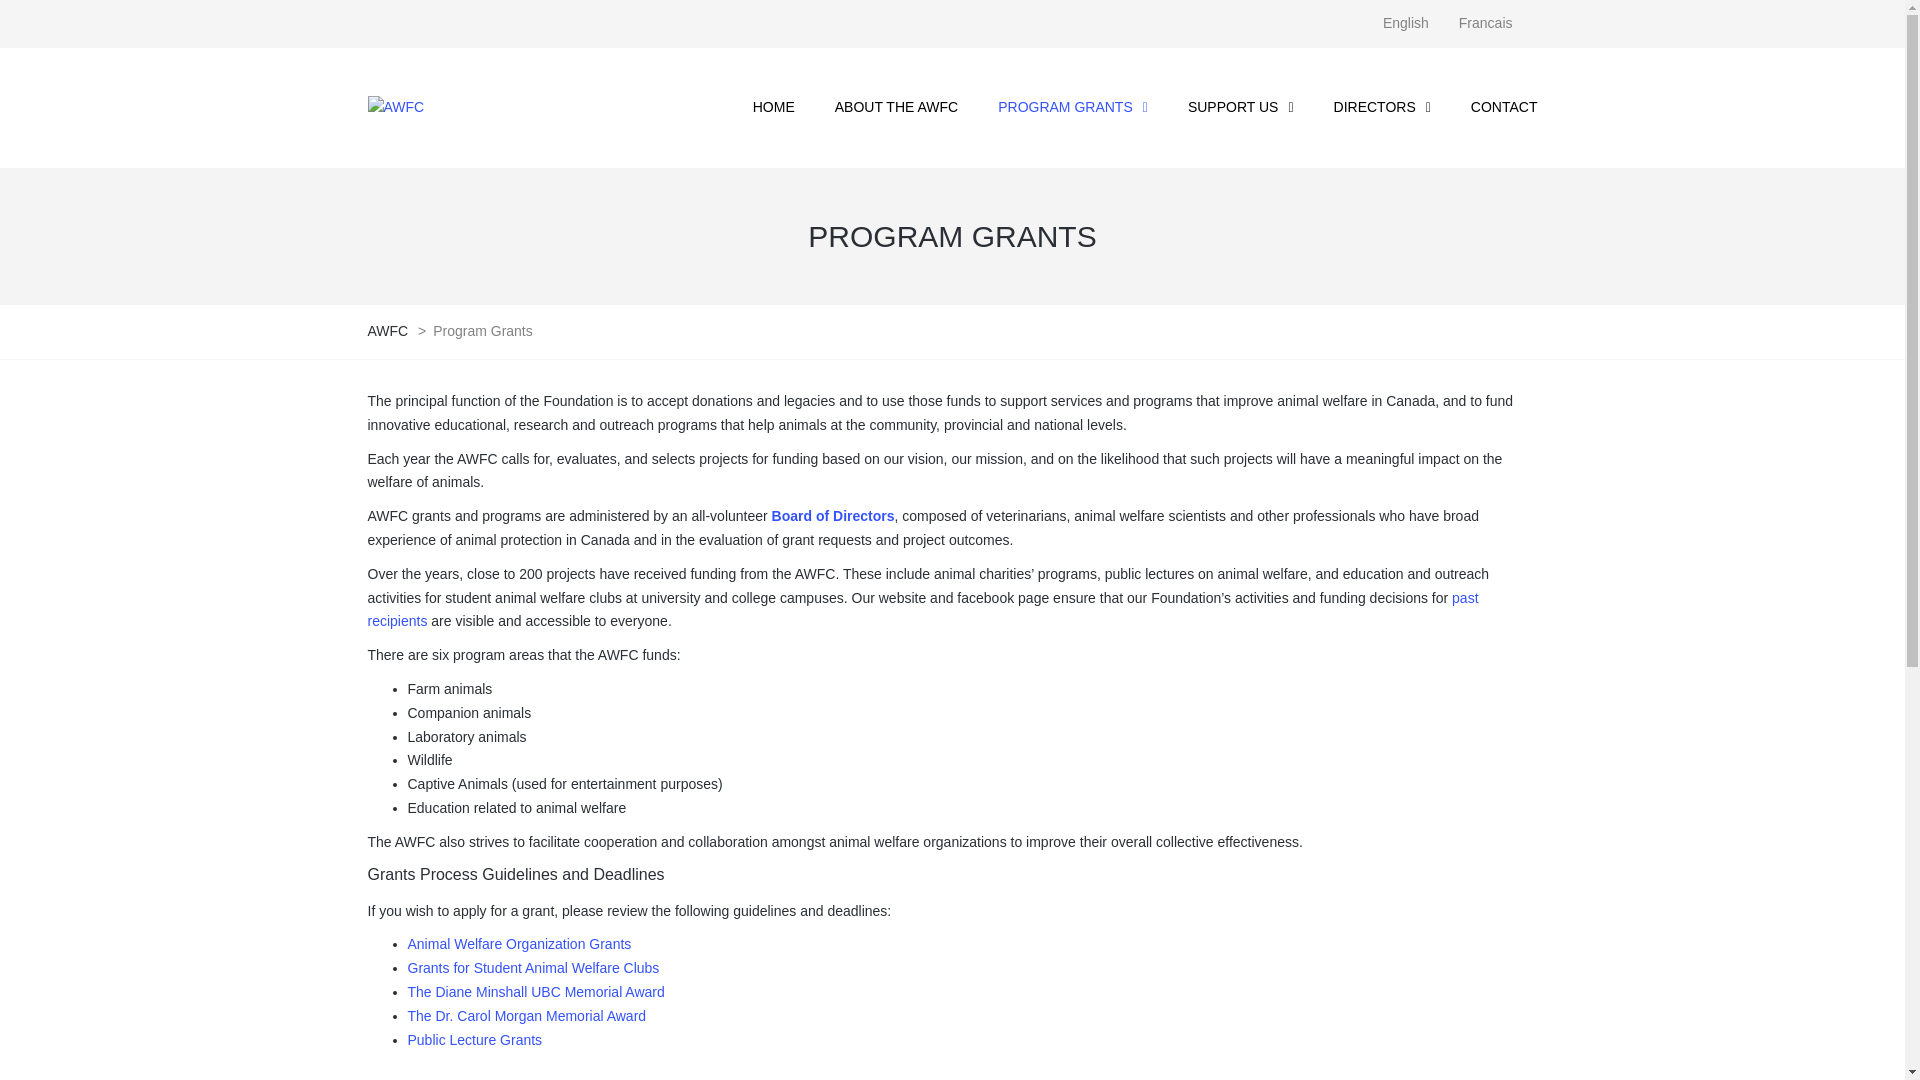 This screenshot has width=1920, height=1080. What do you see at coordinates (389, 330) in the screenshot?
I see `'AWFC'` at bounding box center [389, 330].